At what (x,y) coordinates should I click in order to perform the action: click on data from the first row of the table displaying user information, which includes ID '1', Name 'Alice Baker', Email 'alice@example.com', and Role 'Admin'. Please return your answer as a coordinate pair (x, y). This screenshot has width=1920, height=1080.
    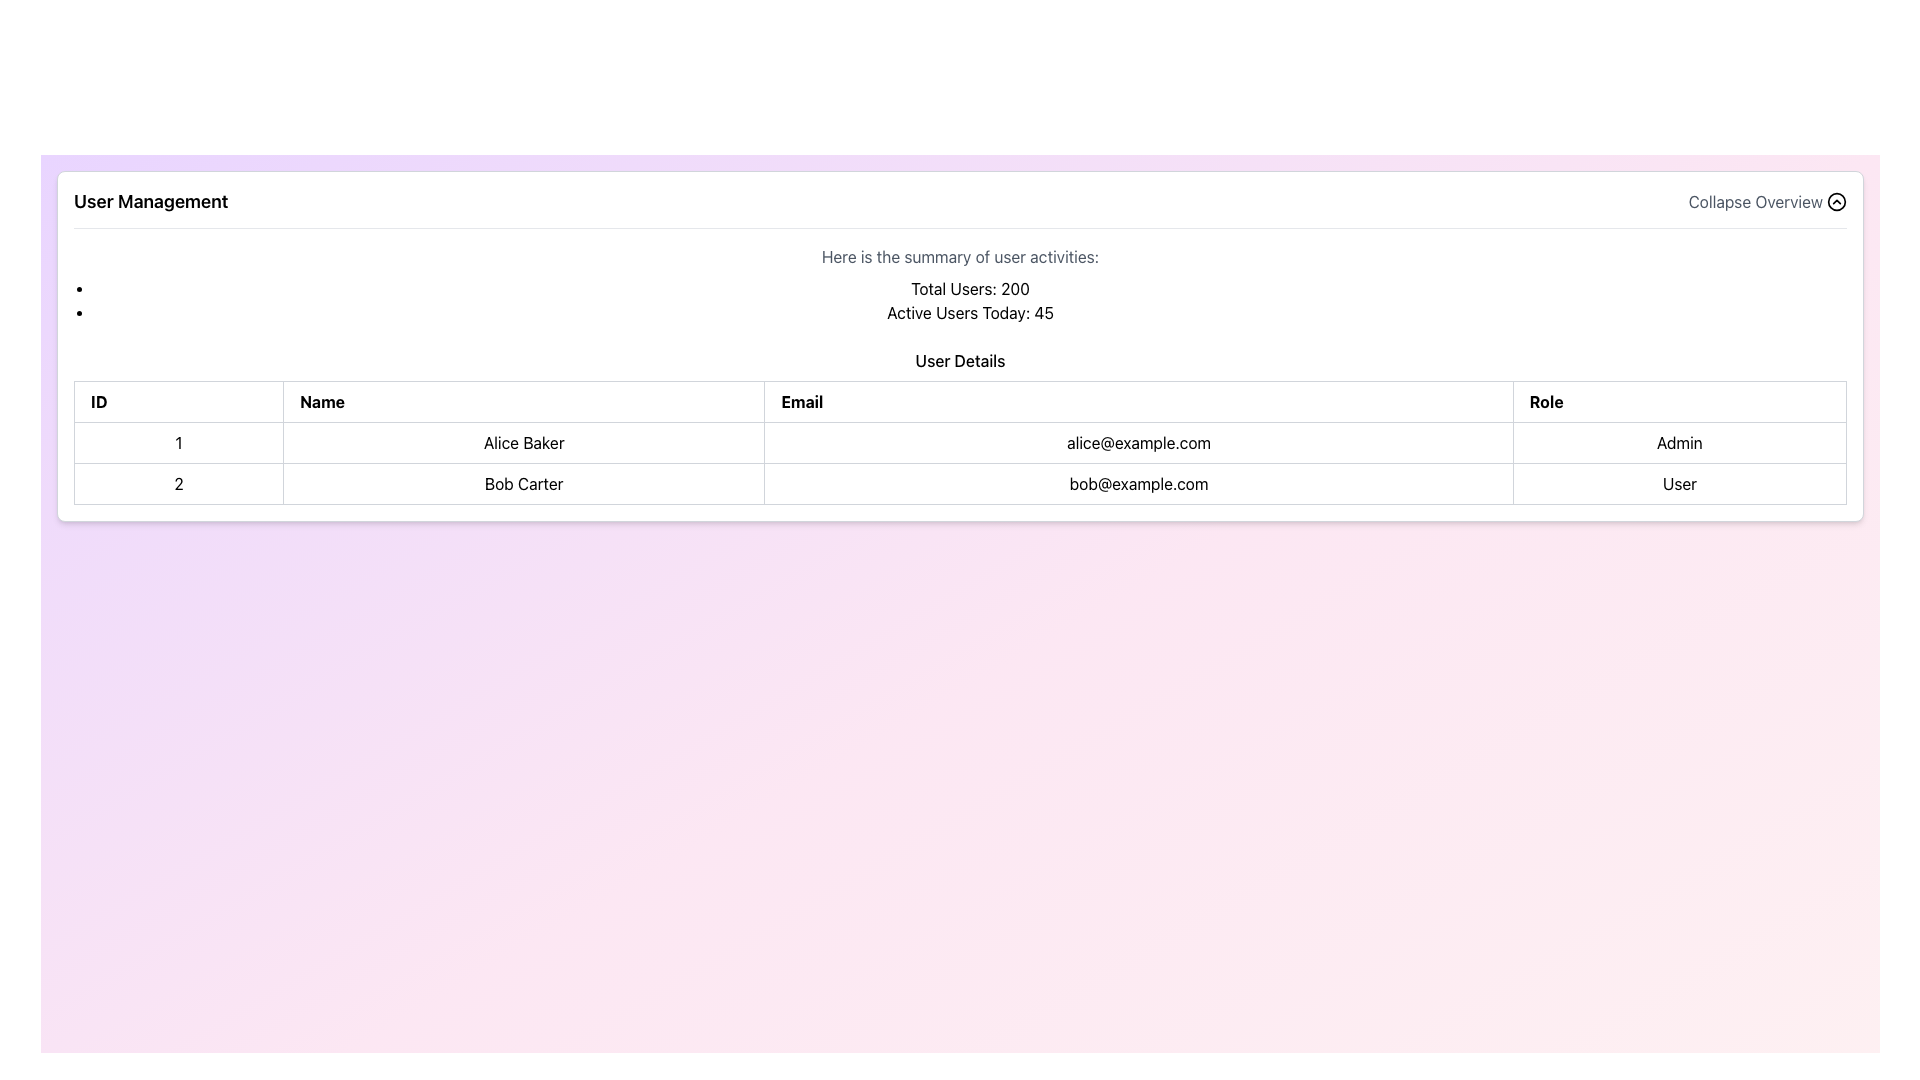
    Looking at the image, I should click on (960, 442).